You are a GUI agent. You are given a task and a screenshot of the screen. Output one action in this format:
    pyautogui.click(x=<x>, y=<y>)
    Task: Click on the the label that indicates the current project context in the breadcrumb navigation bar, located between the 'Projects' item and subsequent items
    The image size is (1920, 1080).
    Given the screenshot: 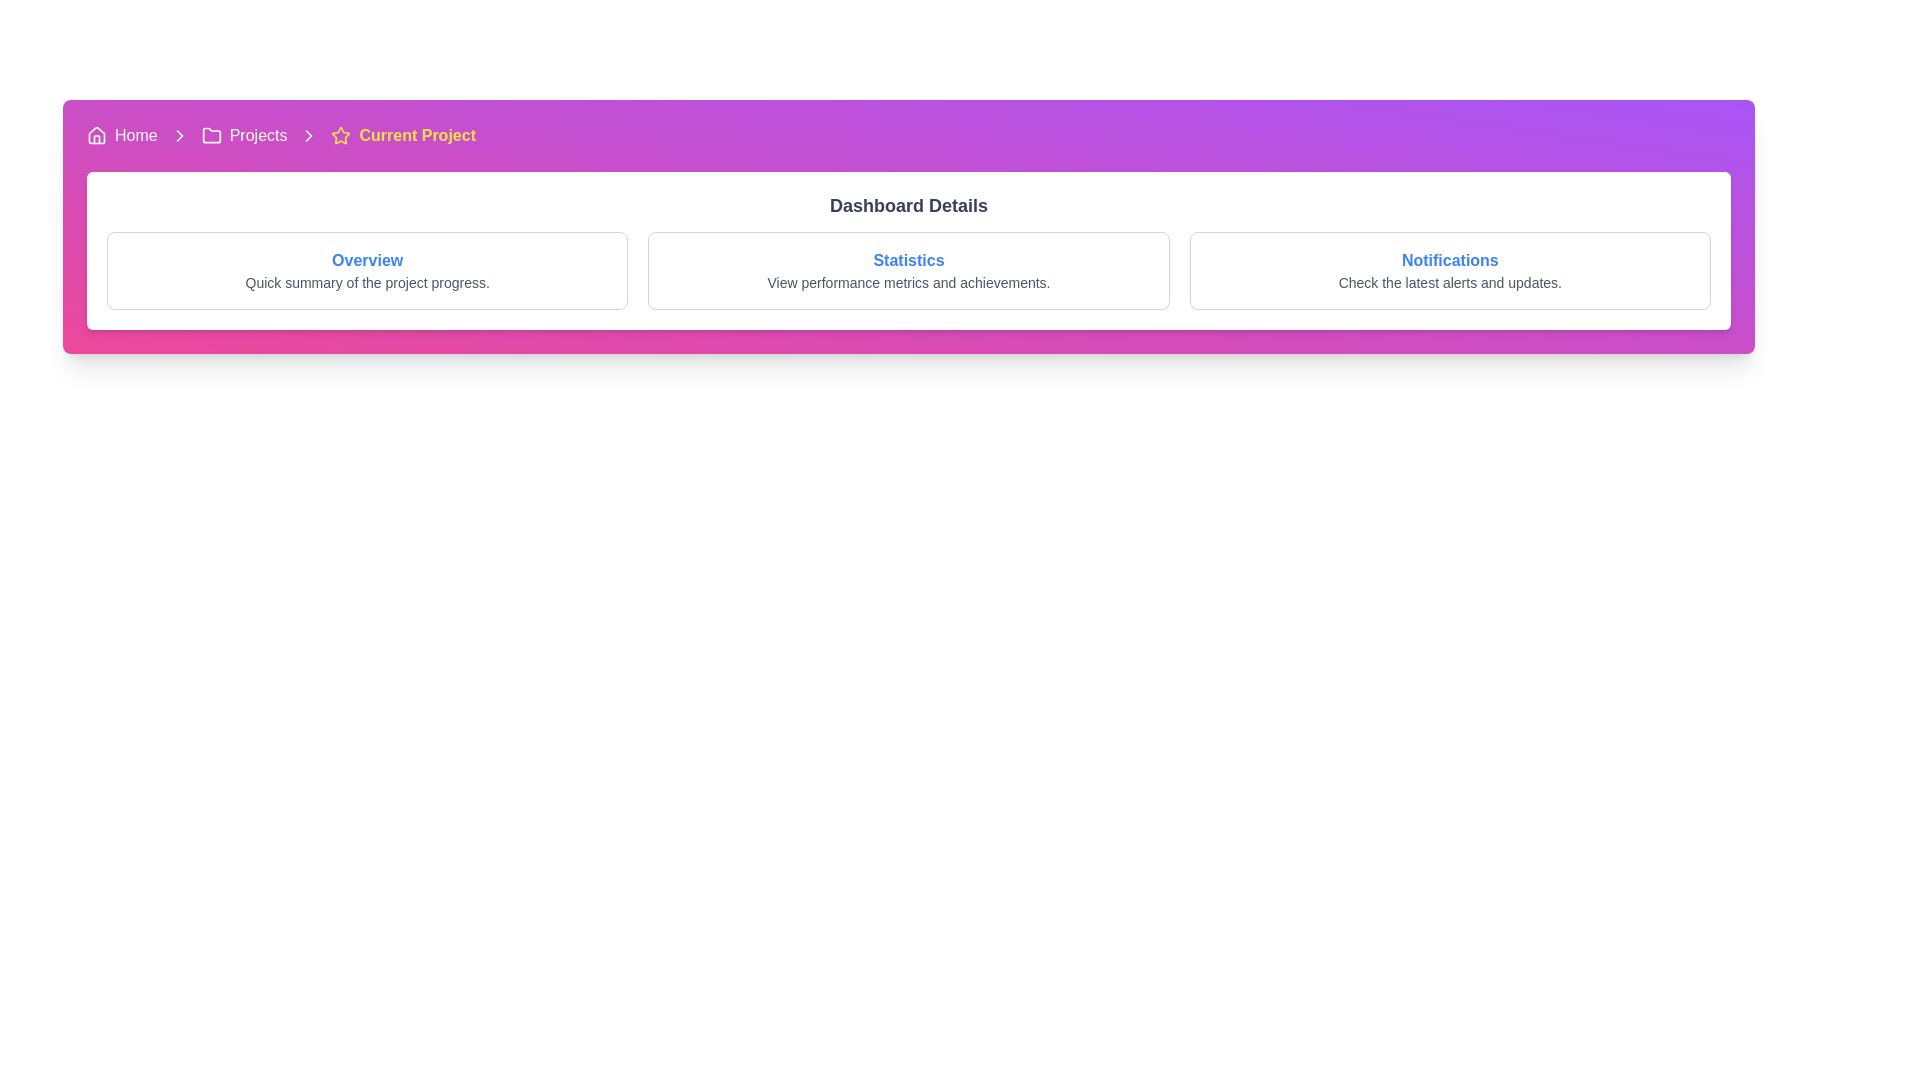 What is the action you would take?
    pyautogui.click(x=402, y=135)
    